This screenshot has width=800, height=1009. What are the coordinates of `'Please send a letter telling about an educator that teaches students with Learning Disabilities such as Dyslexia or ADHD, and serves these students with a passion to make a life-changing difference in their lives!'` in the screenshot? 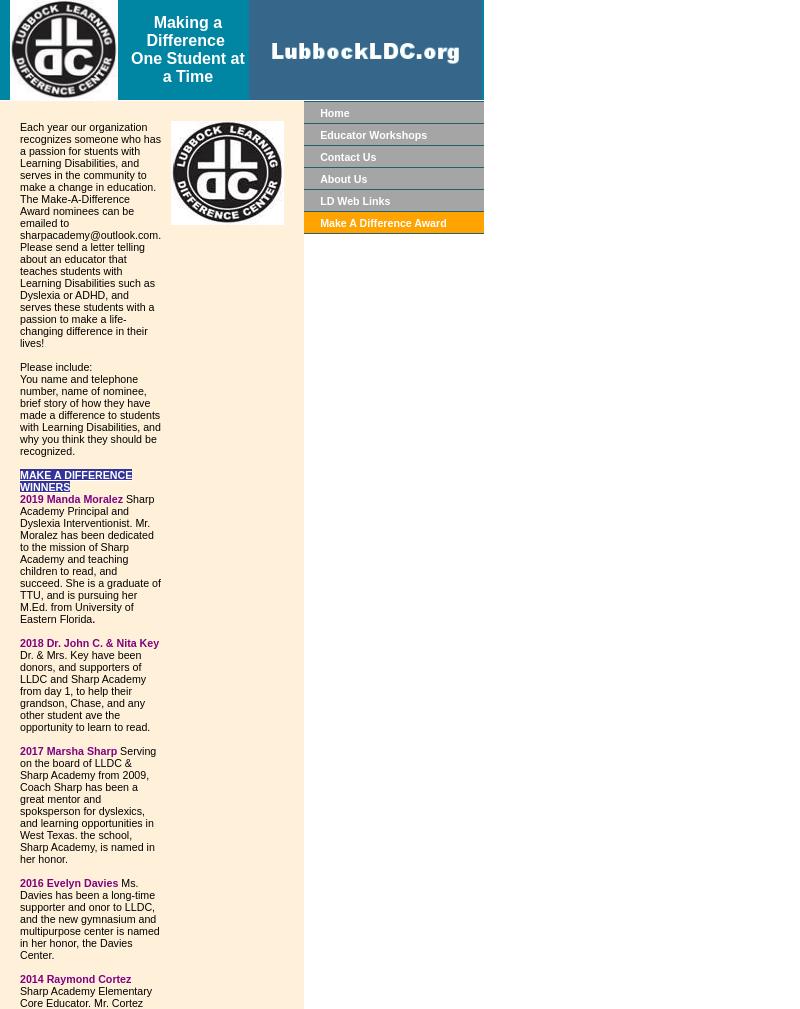 It's located at (87, 294).